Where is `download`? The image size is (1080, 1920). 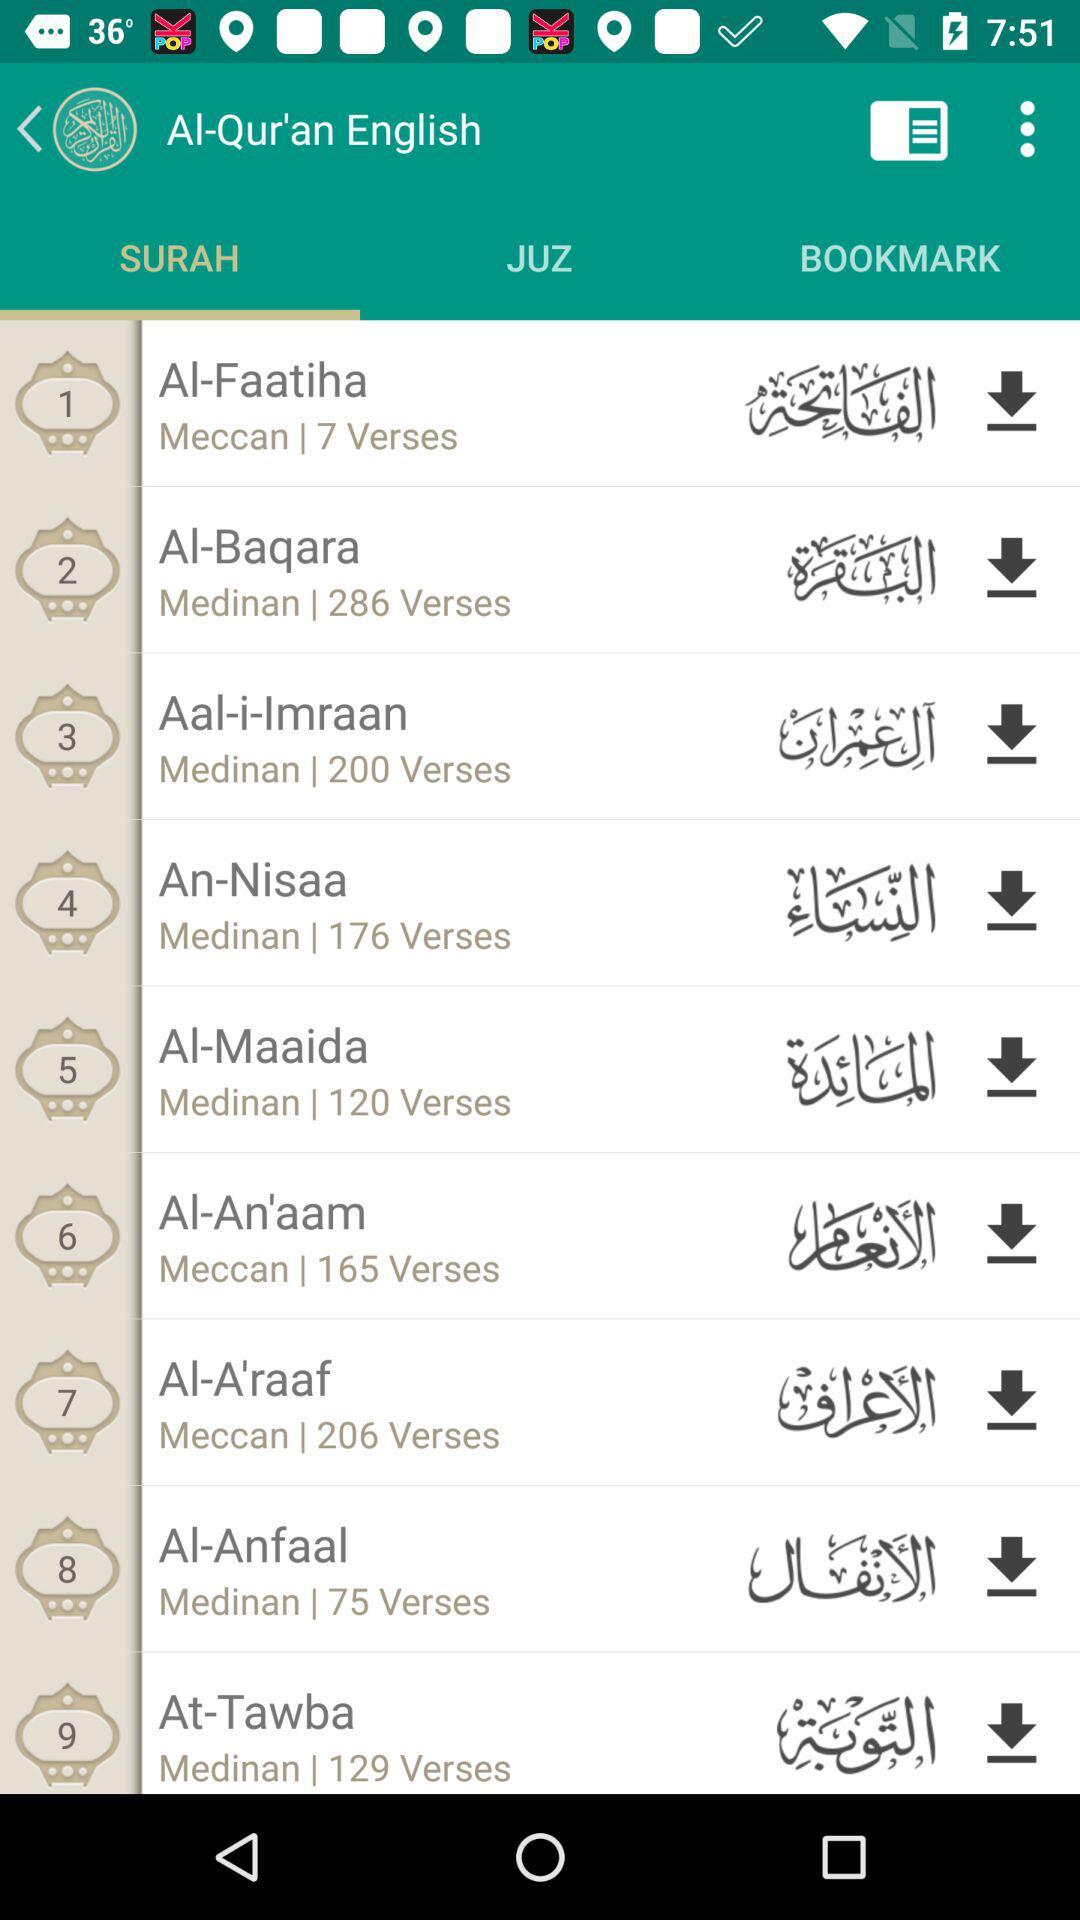
download is located at coordinates (1011, 734).